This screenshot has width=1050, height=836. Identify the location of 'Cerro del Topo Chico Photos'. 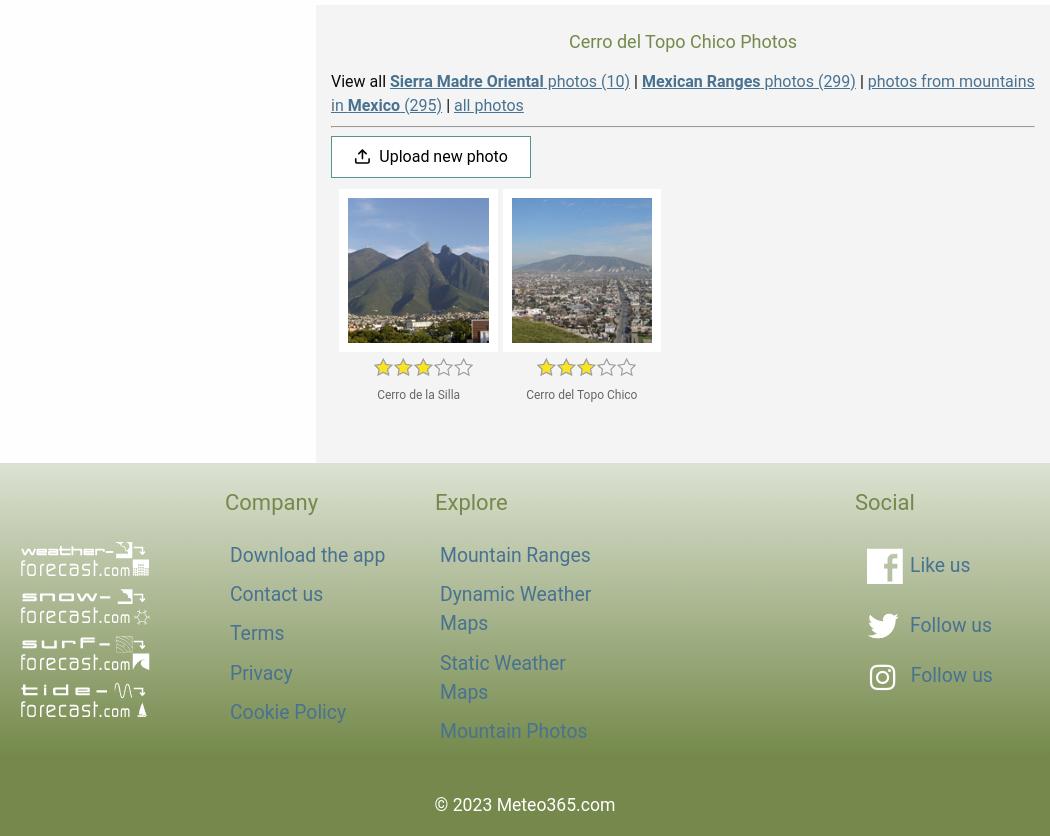
(567, 40).